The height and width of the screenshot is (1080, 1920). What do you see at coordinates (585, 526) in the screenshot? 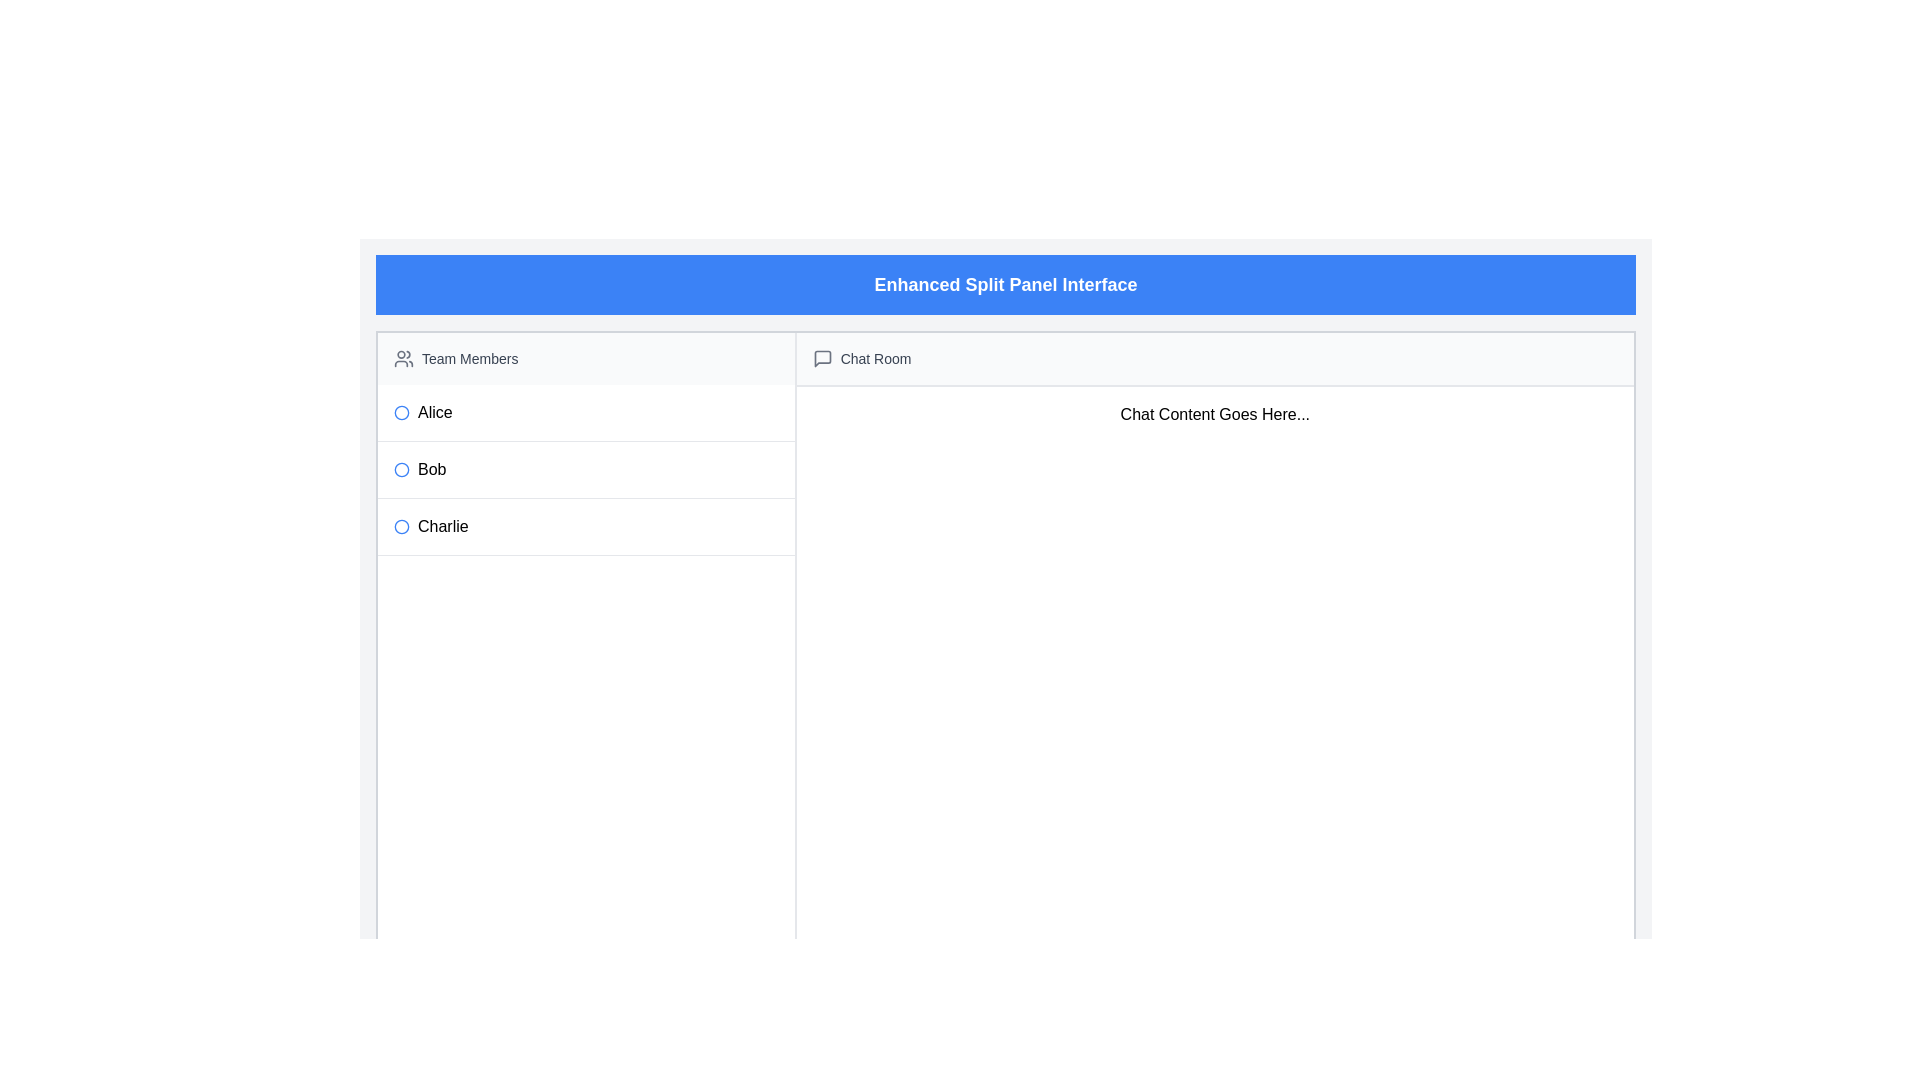
I see `the third list item in the vertical list on the left panel` at bounding box center [585, 526].